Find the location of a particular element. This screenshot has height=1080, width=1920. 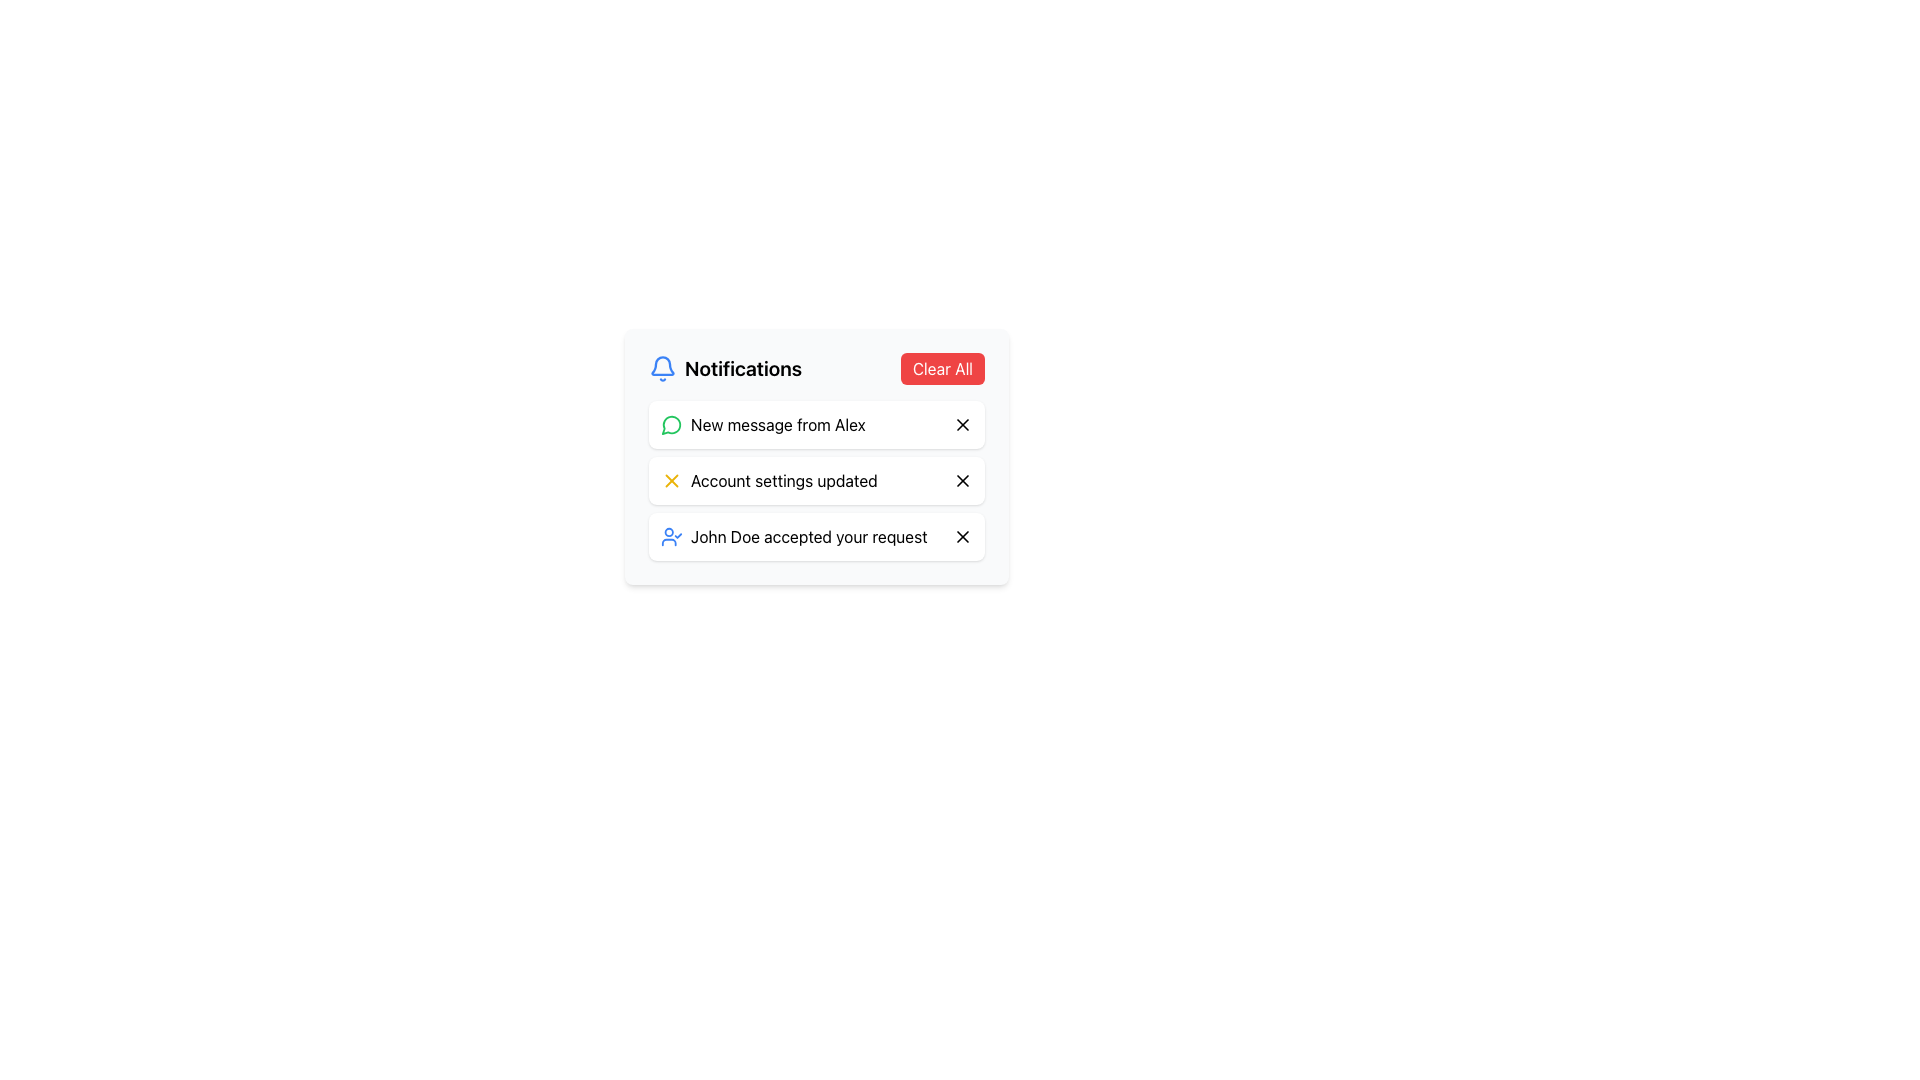

the SVG icon representing the acceptance of a request, located on the left side of the notification with the text 'John Doe accepted your request' is located at coordinates (672, 535).